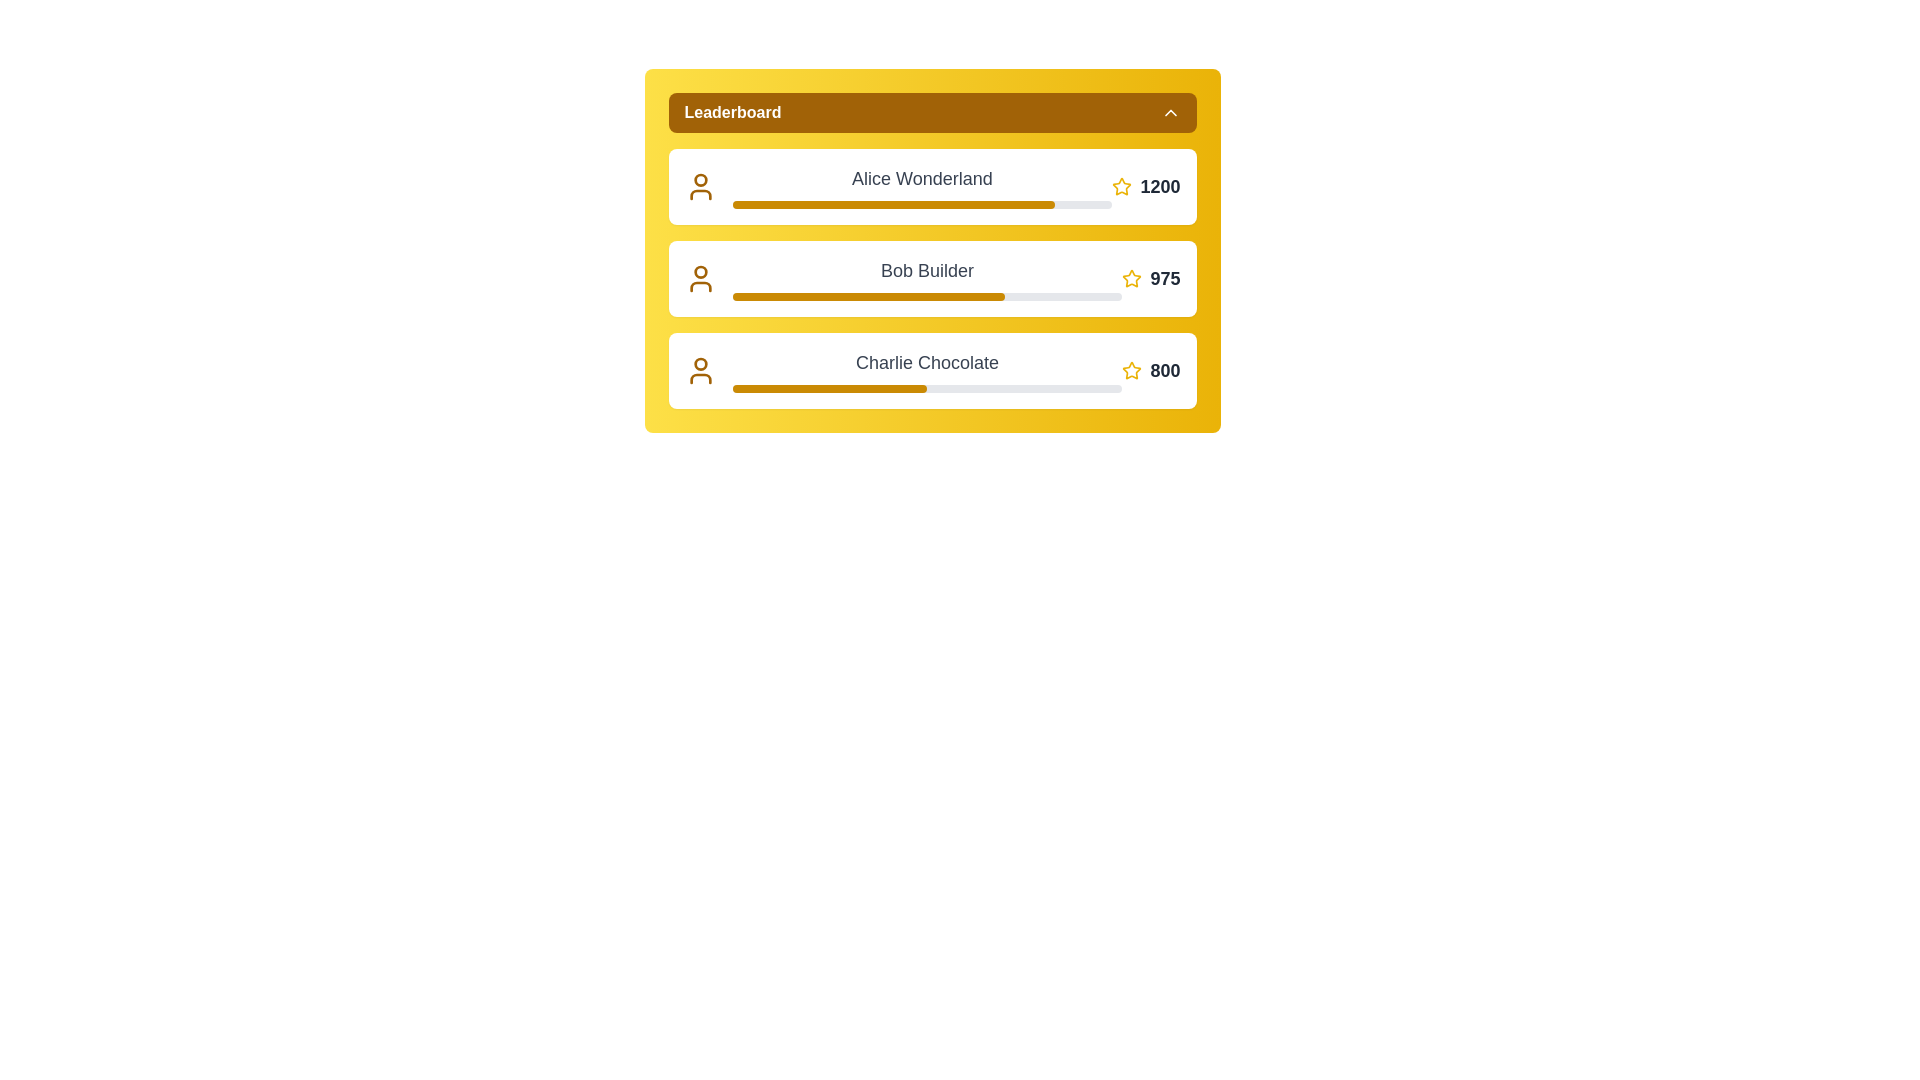 This screenshot has height=1080, width=1920. Describe the element at coordinates (1122, 186) in the screenshot. I see `the visual indicator icon associated with the score or achievement for 'Alice Wonderland' located at the top-right portion of the leaderboard entry` at that location.